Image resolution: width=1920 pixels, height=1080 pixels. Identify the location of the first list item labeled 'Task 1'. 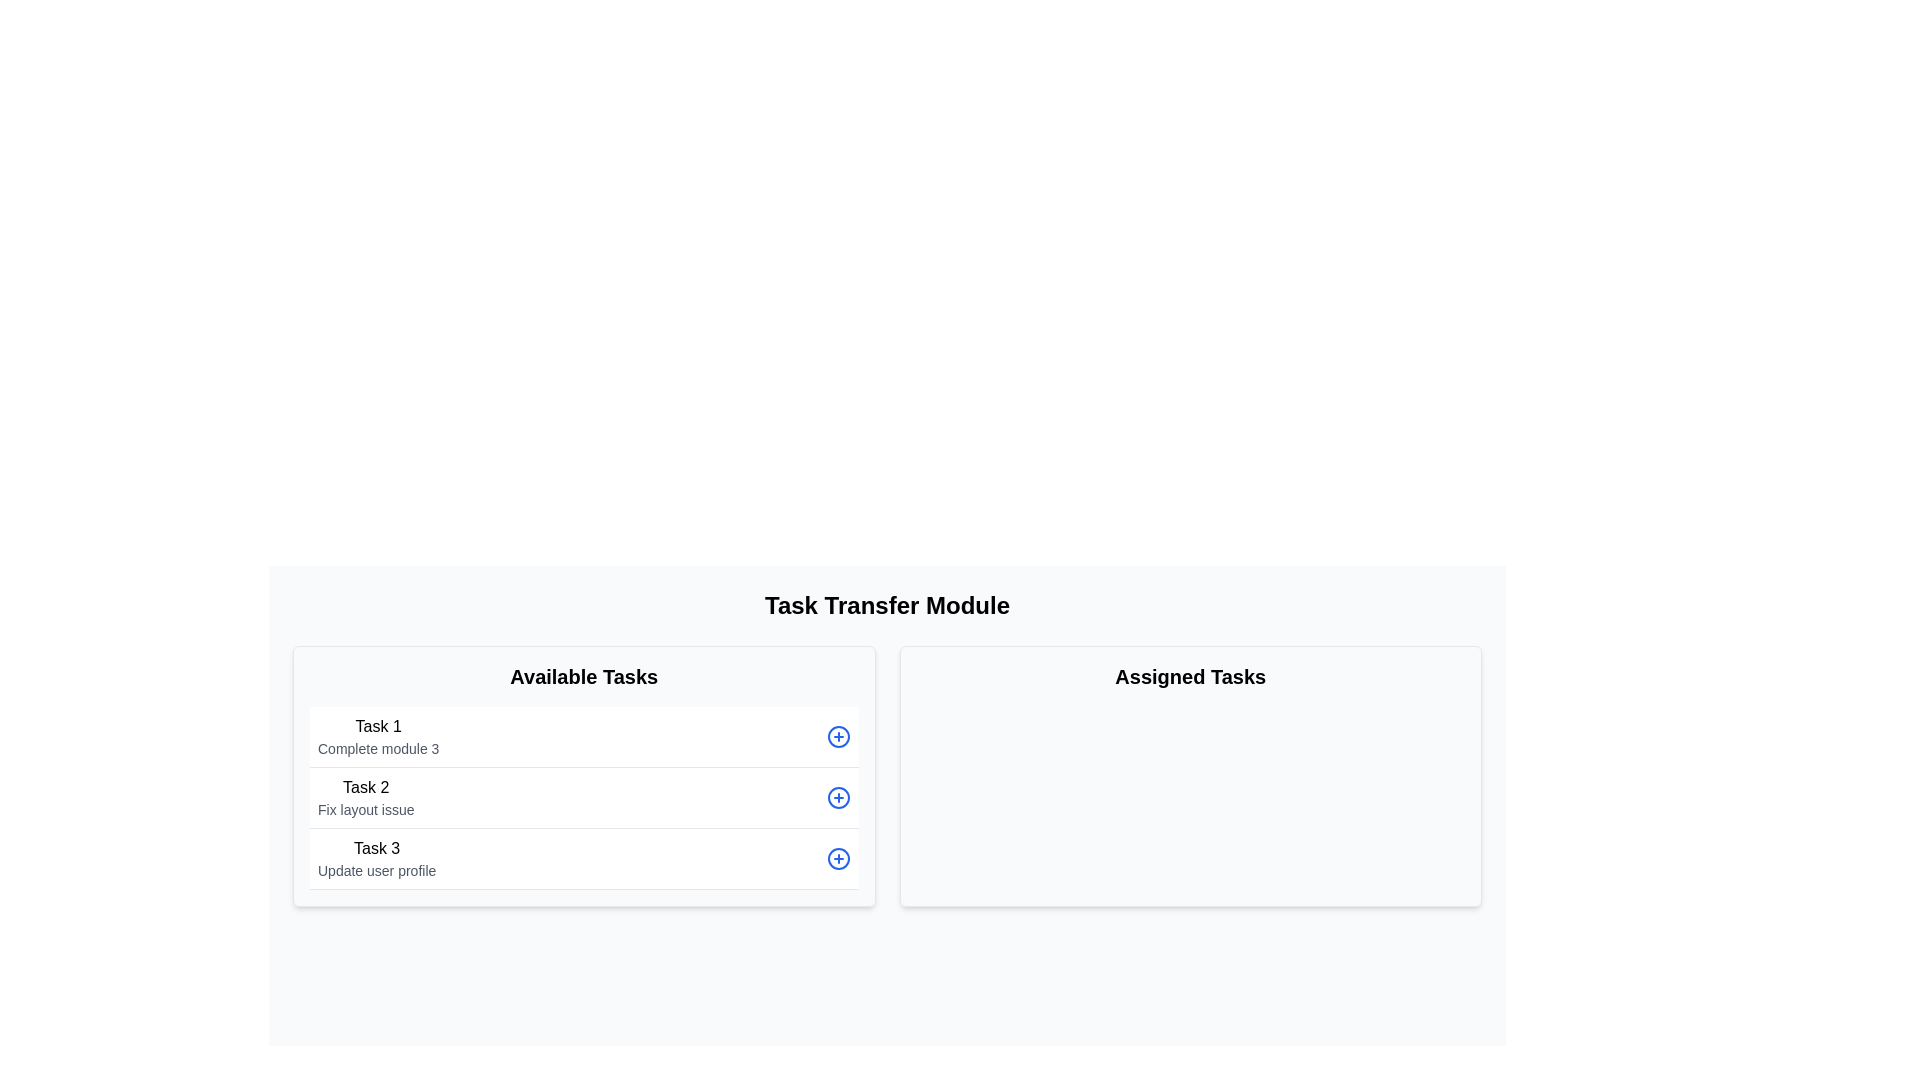
(583, 737).